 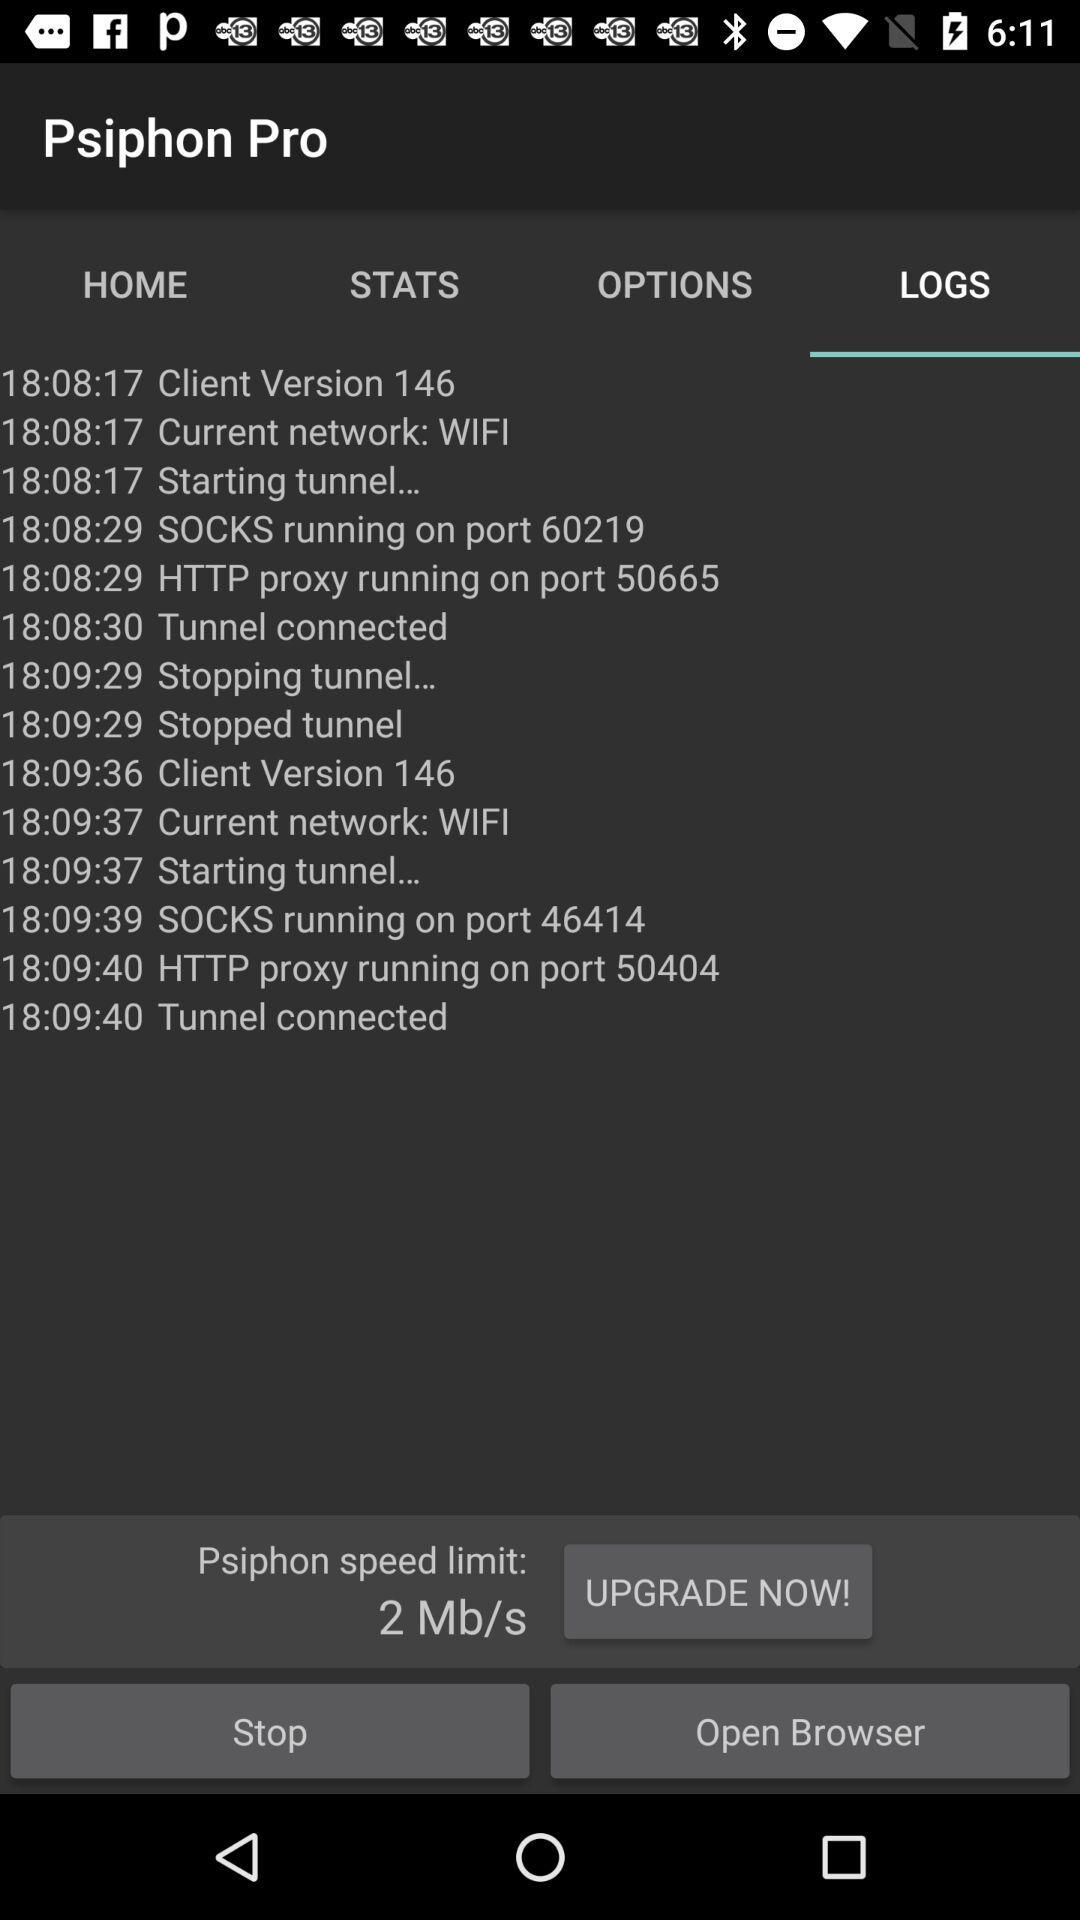 I want to click on the upgrade now!, so click(x=717, y=1590).